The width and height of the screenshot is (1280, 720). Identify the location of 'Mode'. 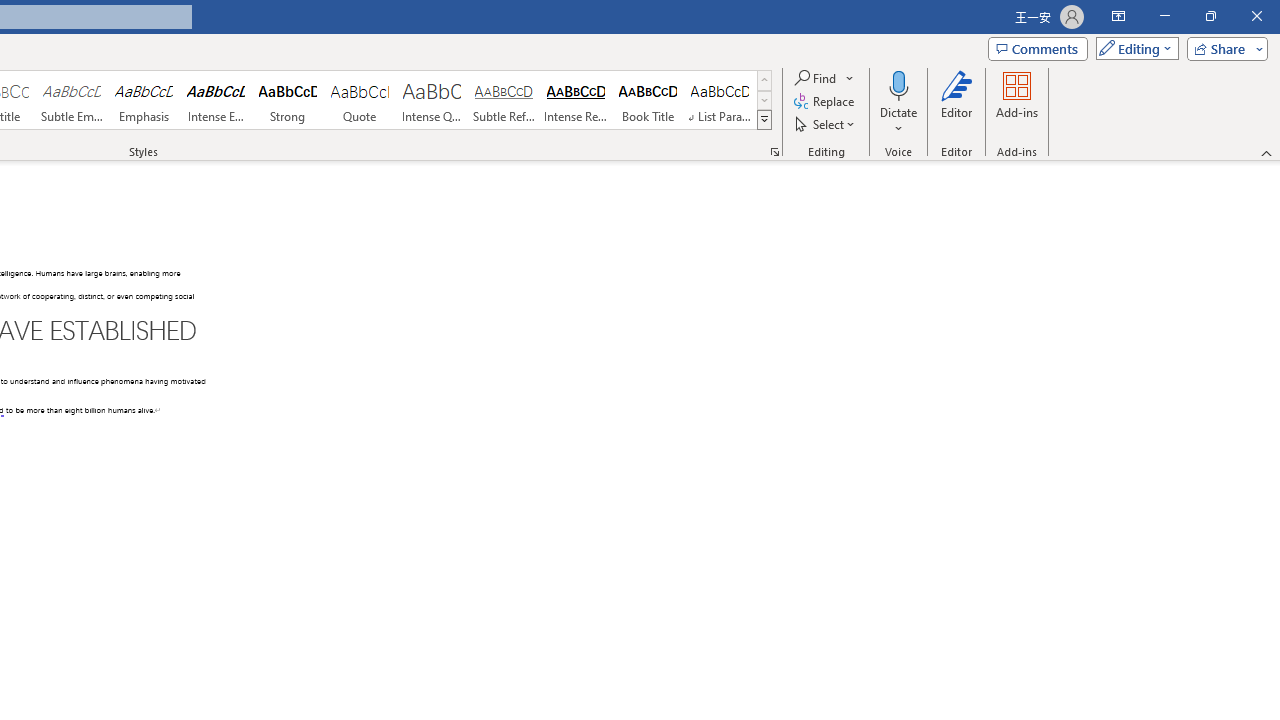
(1133, 47).